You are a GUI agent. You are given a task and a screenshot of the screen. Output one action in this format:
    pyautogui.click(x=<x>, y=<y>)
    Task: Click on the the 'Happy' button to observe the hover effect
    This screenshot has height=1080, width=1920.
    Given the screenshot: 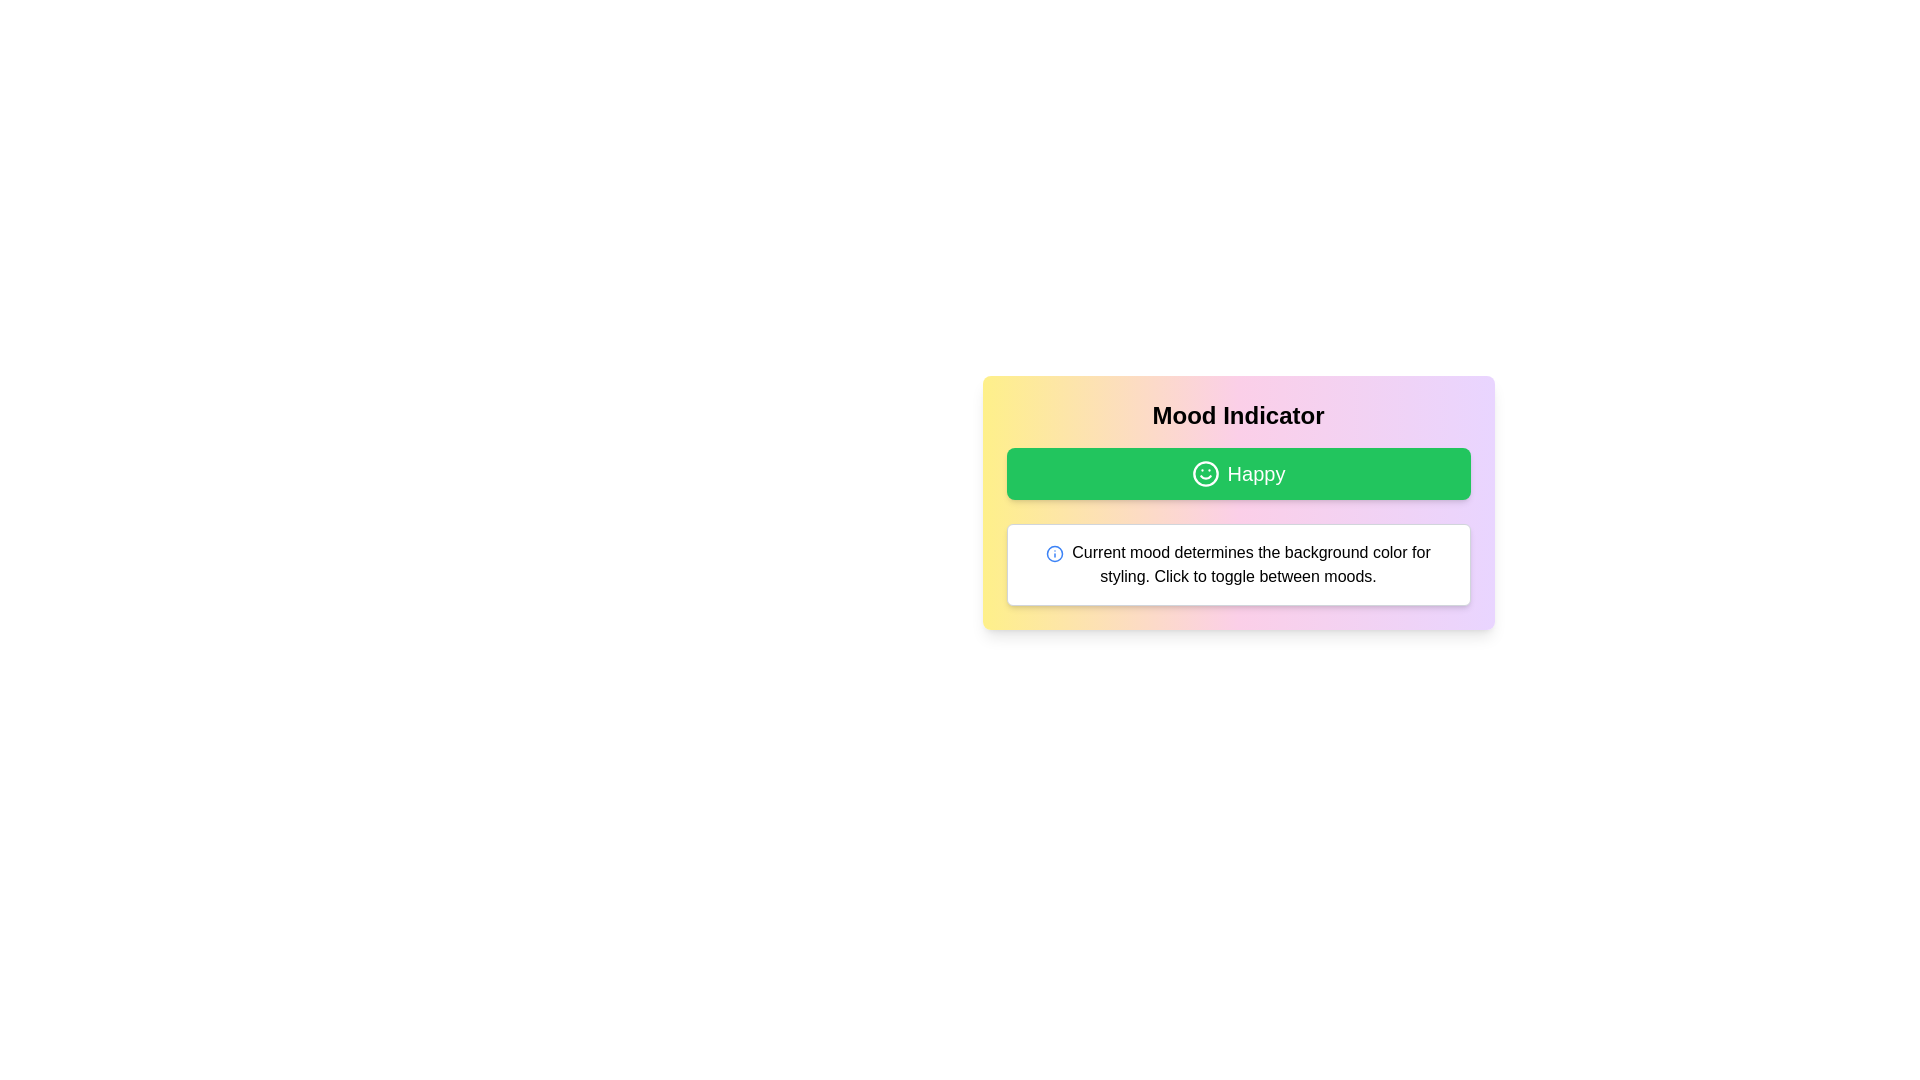 What is the action you would take?
    pyautogui.click(x=1237, y=474)
    